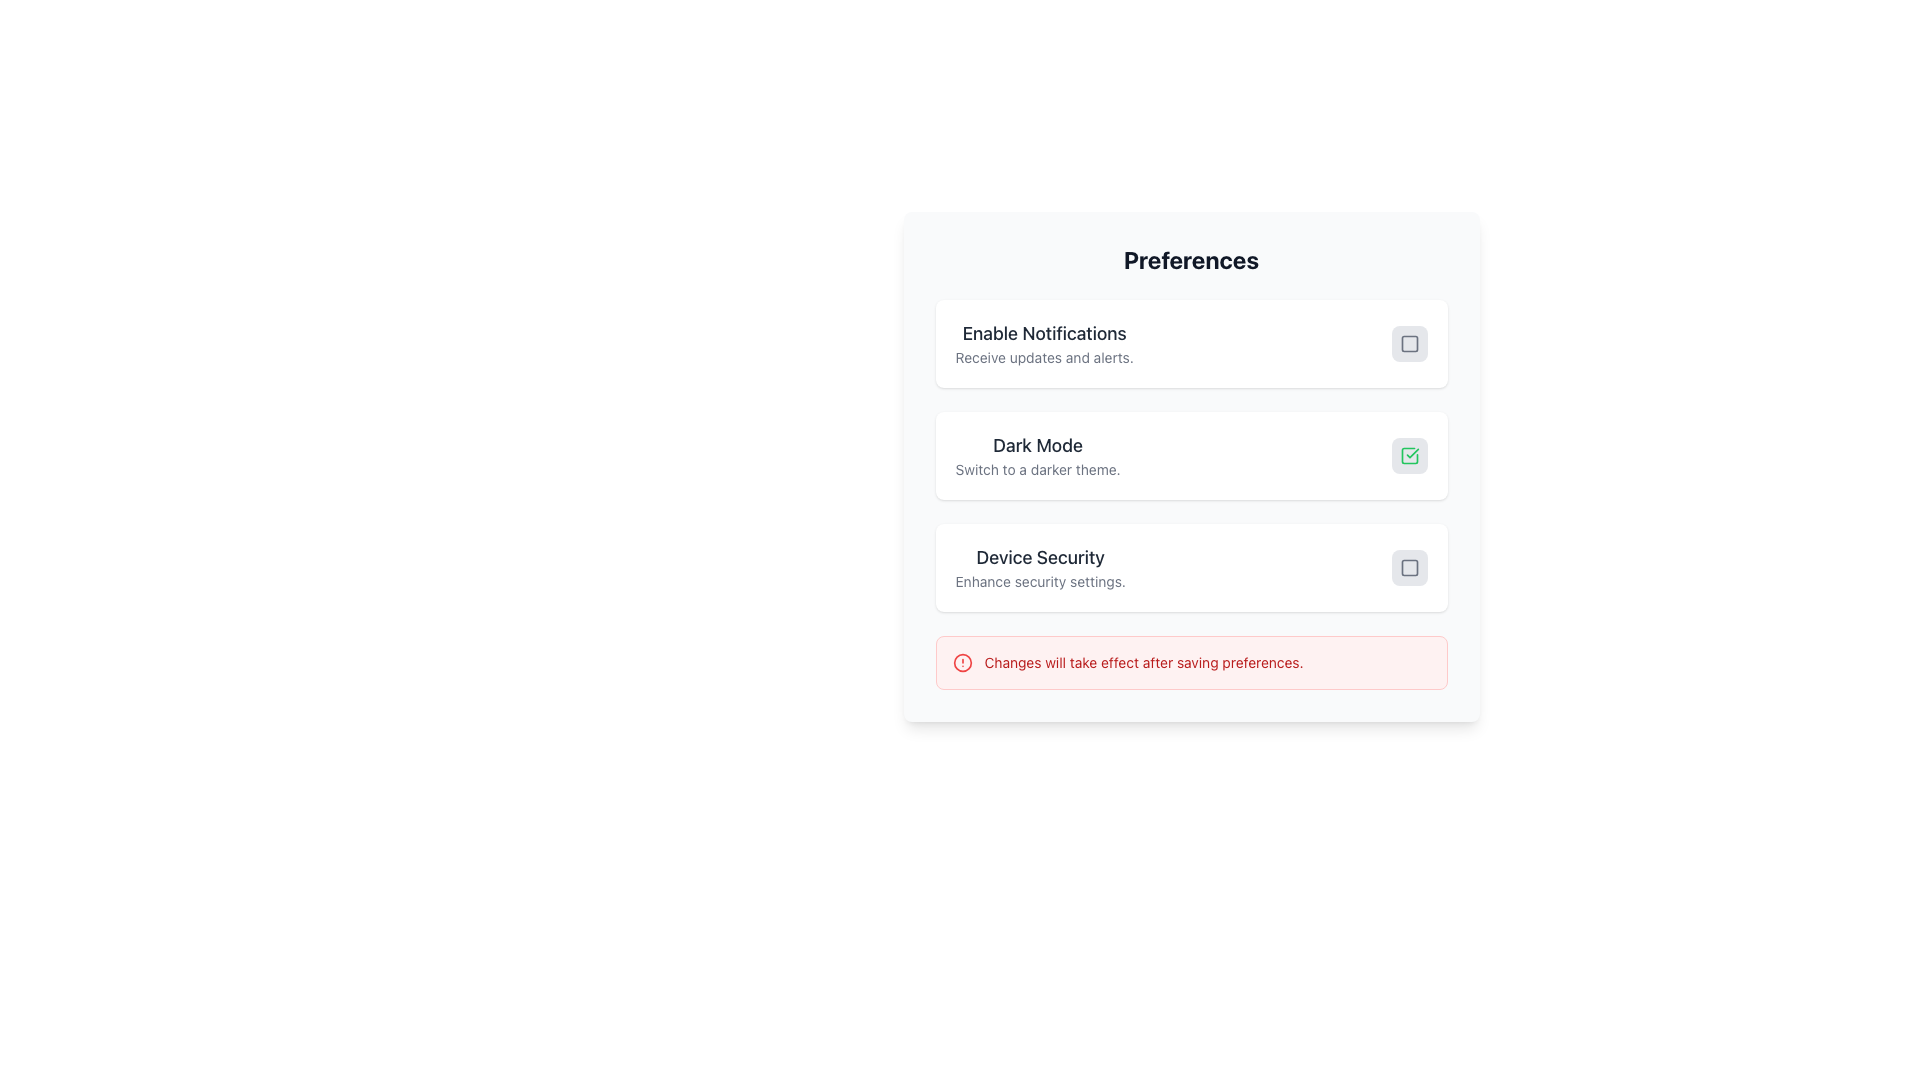  I want to click on the green outlined square icon with a checkmark, located to the right of the 'Dark Mode' text label, so click(1408, 455).